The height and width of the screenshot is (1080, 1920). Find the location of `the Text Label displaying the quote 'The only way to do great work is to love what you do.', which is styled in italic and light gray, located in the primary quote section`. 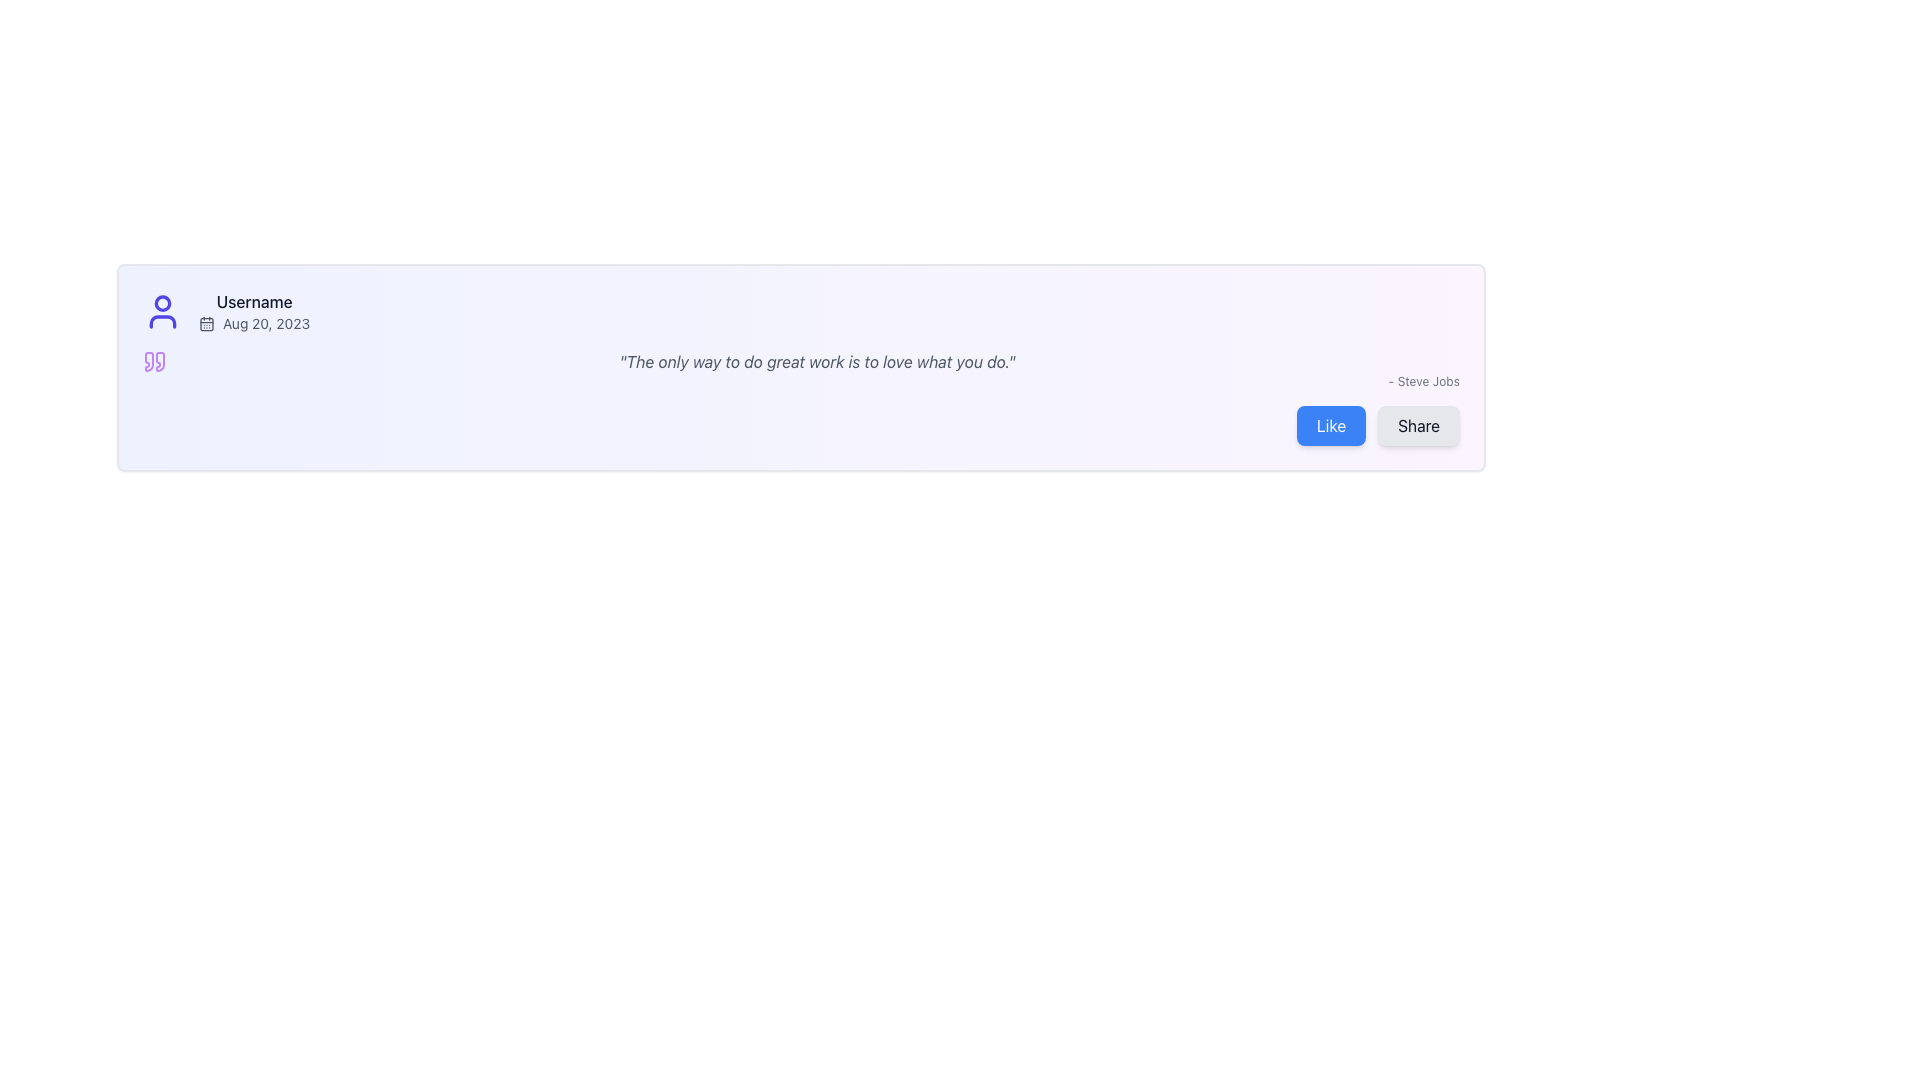

the Text Label displaying the quote 'The only way to do great work is to love what you do.', which is styled in italic and light gray, located in the primary quote section is located at coordinates (801, 362).